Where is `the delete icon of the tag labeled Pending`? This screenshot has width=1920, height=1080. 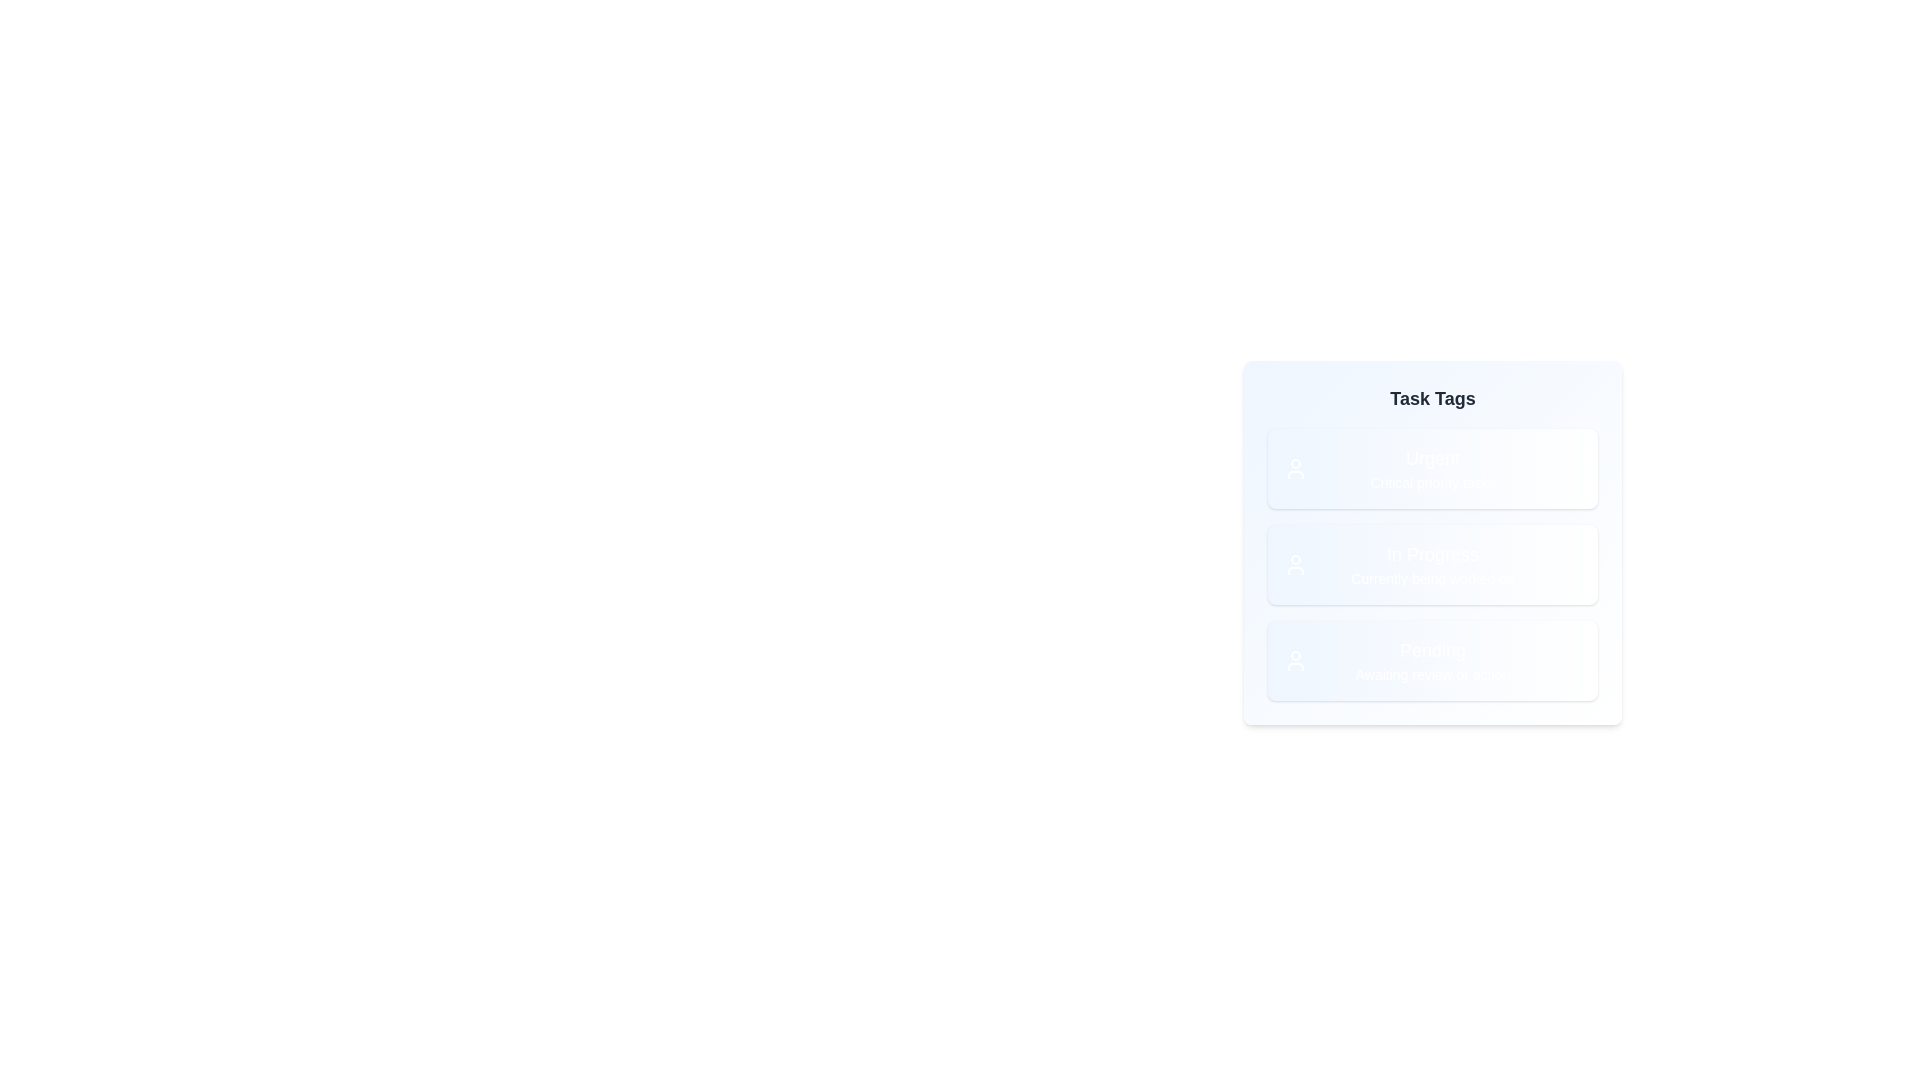
the delete icon of the tag labeled Pending is located at coordinates (1568, 660).